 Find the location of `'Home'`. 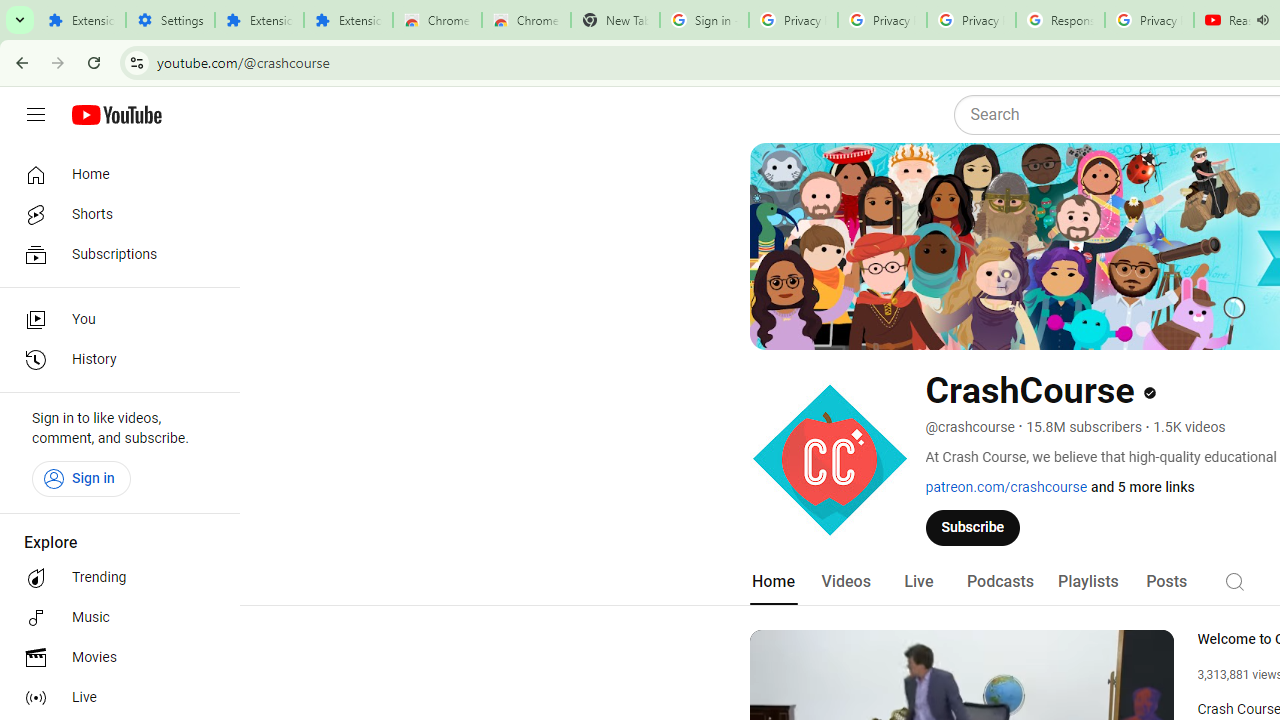

'Home' is located at coordinates (112, 173).